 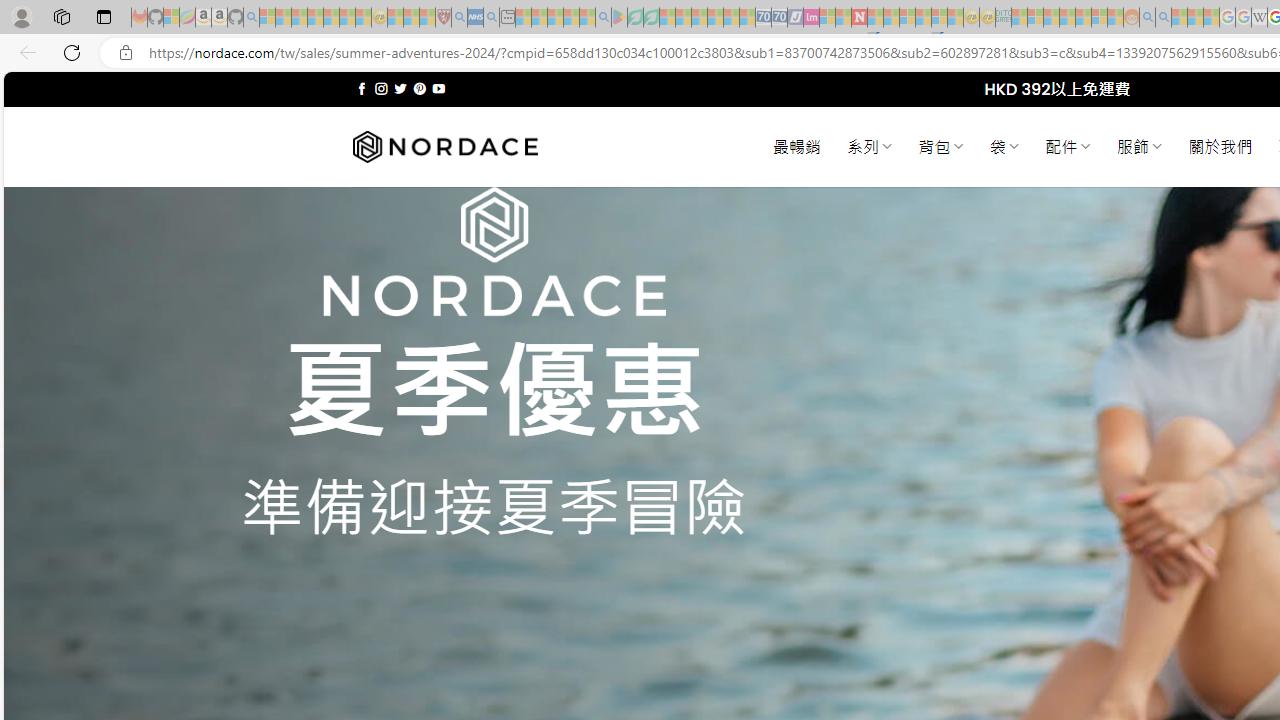 What do you see at coordinates (1066, 17) in the screenshot?
I see `'Expert Portfolios - Sleeping'` at bounding box center [1066, 17].